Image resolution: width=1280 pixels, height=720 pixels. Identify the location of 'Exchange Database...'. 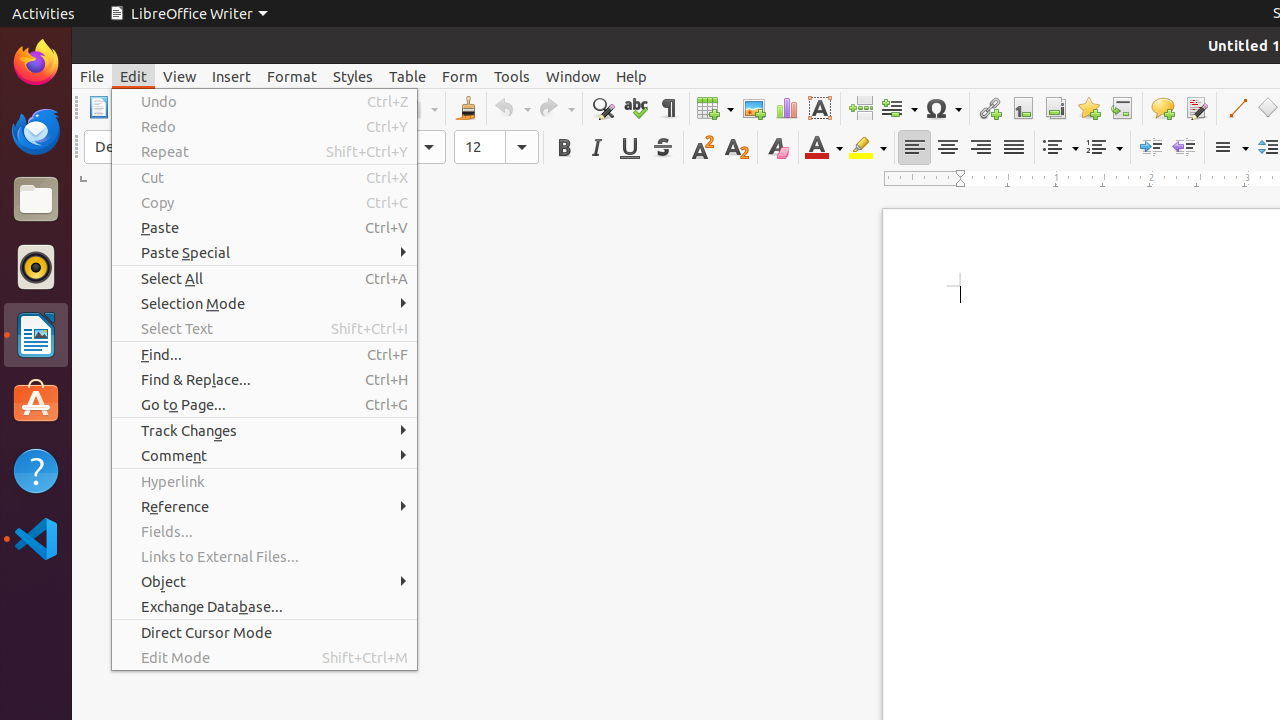
(263, 605).